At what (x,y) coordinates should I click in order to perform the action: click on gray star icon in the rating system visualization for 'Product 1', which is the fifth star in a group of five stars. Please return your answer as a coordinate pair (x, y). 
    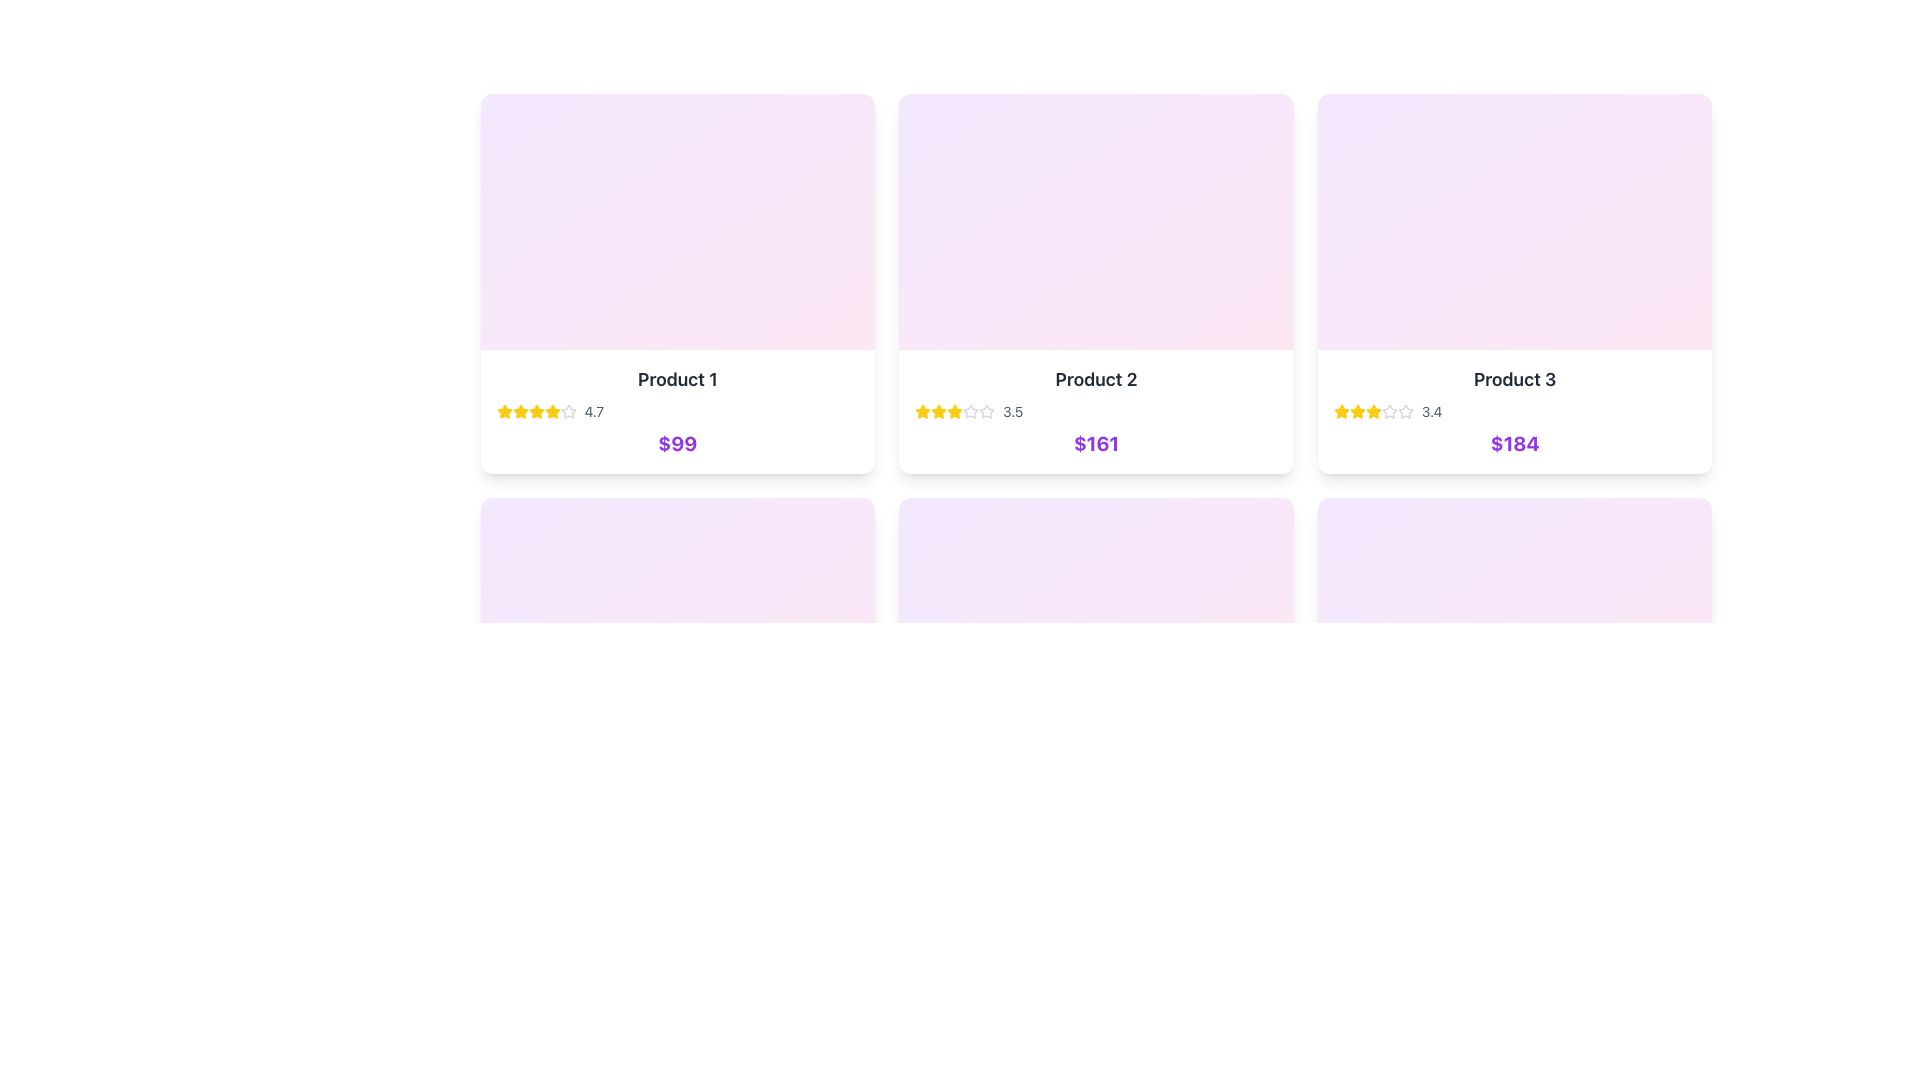
    Looking at the image, I should click on (567, 410).